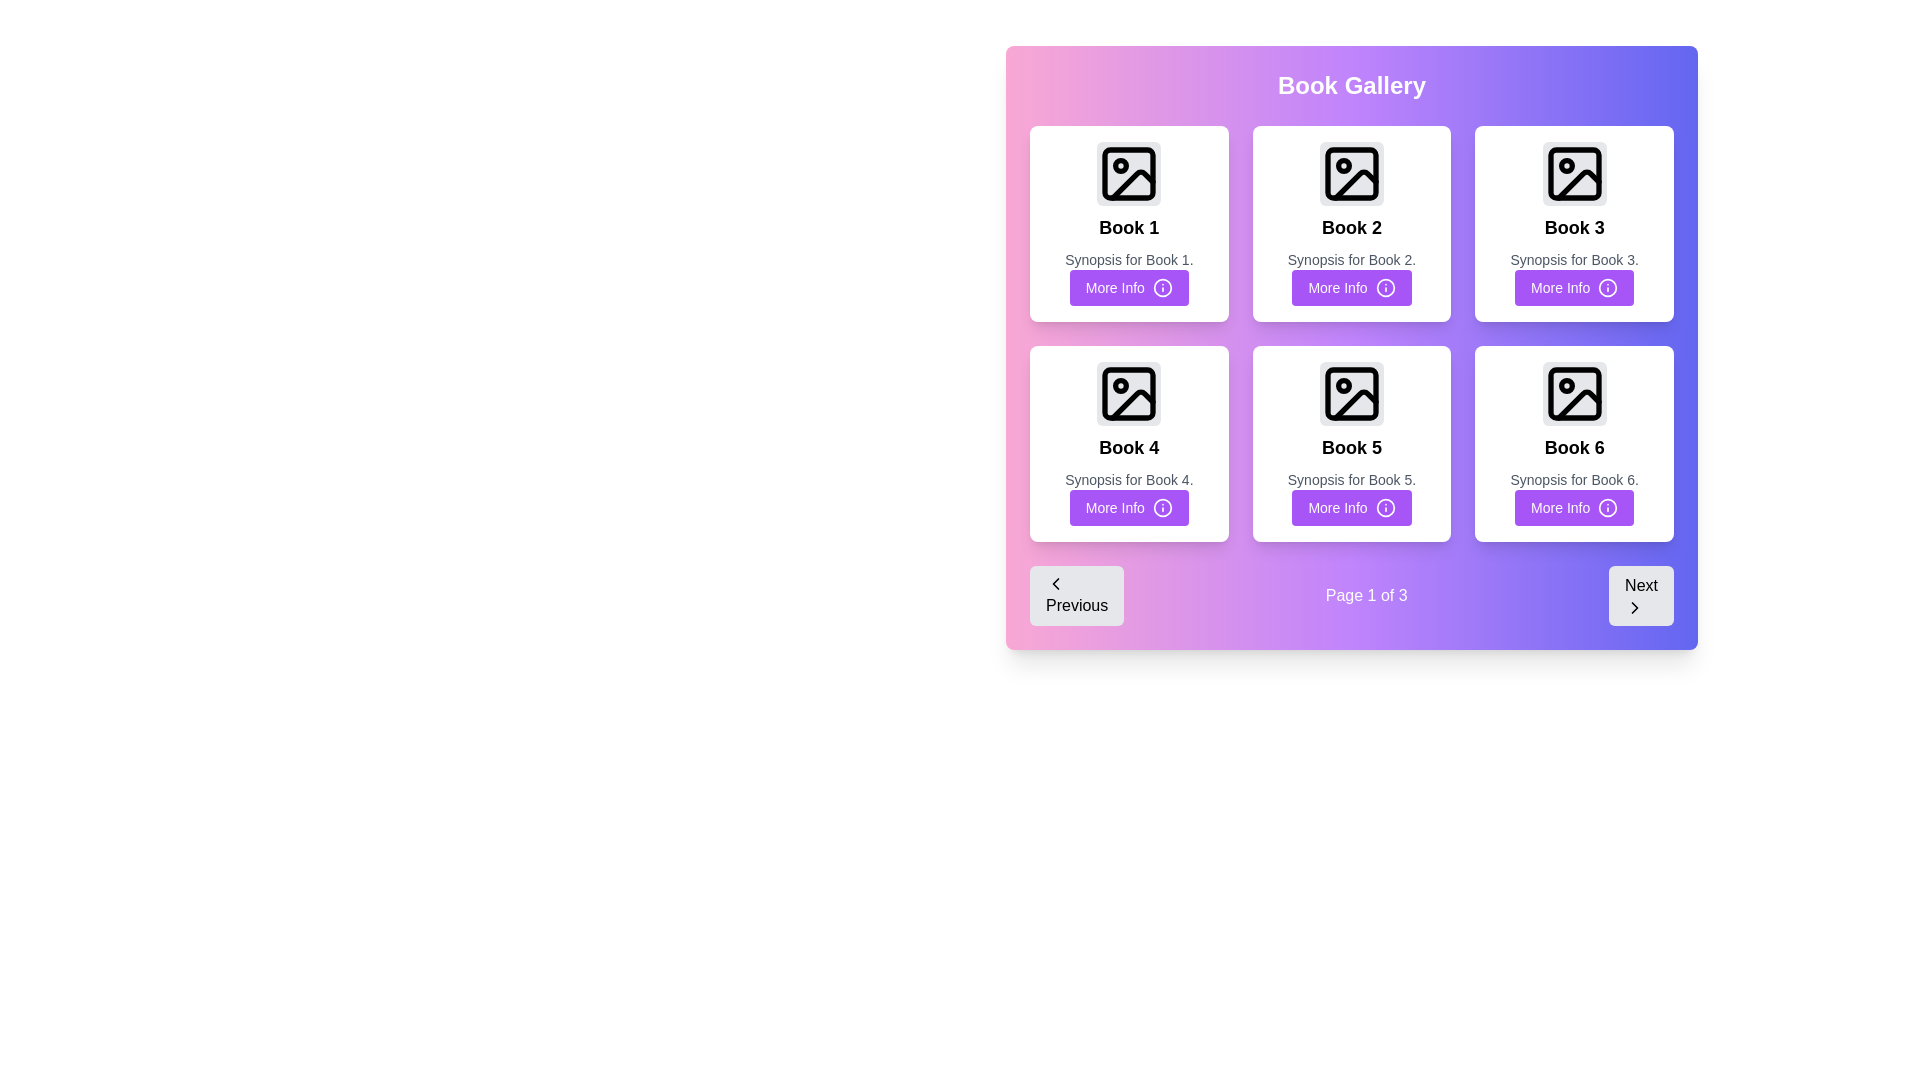 The width and height of the screenshot is (1920, 1080). I want to click on the image placeholder icon with a black outline and rounded corners, located at the center of the card for 'Book 5' in the gallery interface, so click(1352, 393).